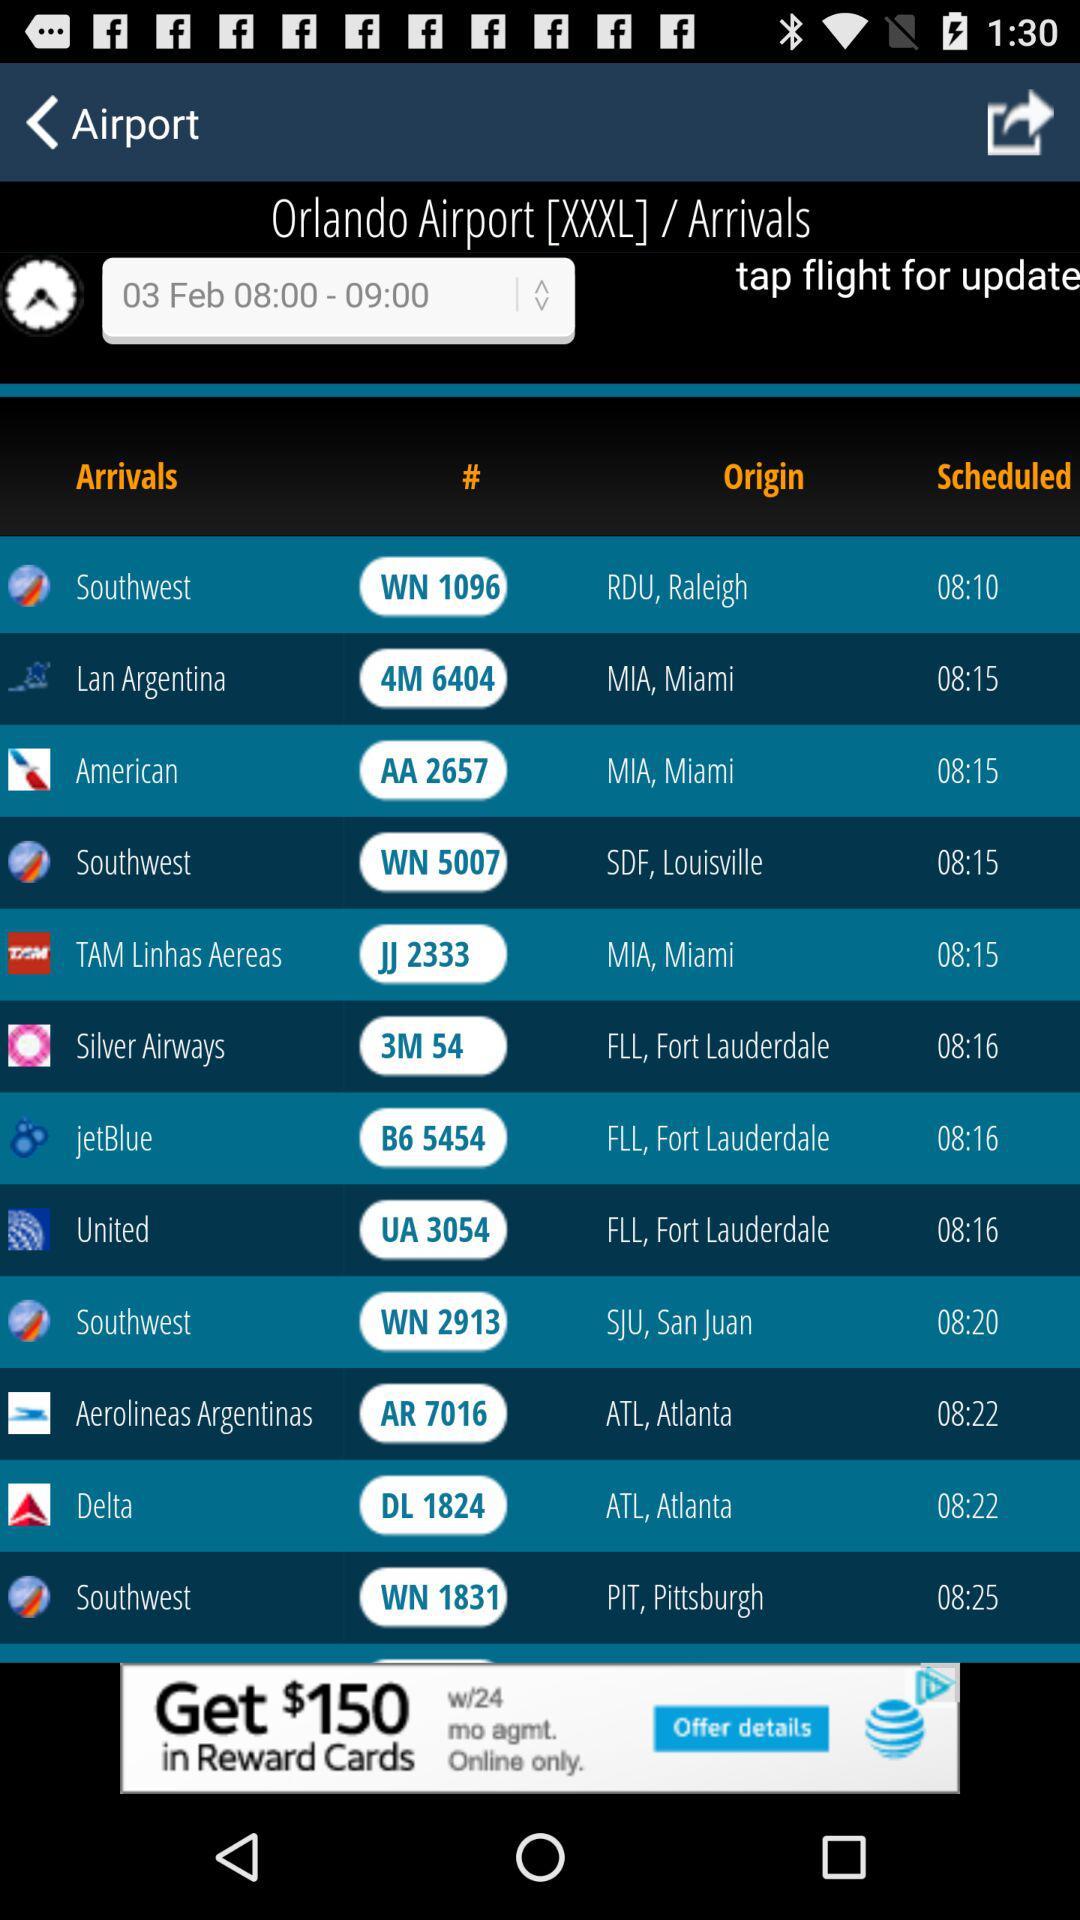  Describe the element at coordinates (540, 1727) in the screenshot. I see `give advertisement information` at that location.